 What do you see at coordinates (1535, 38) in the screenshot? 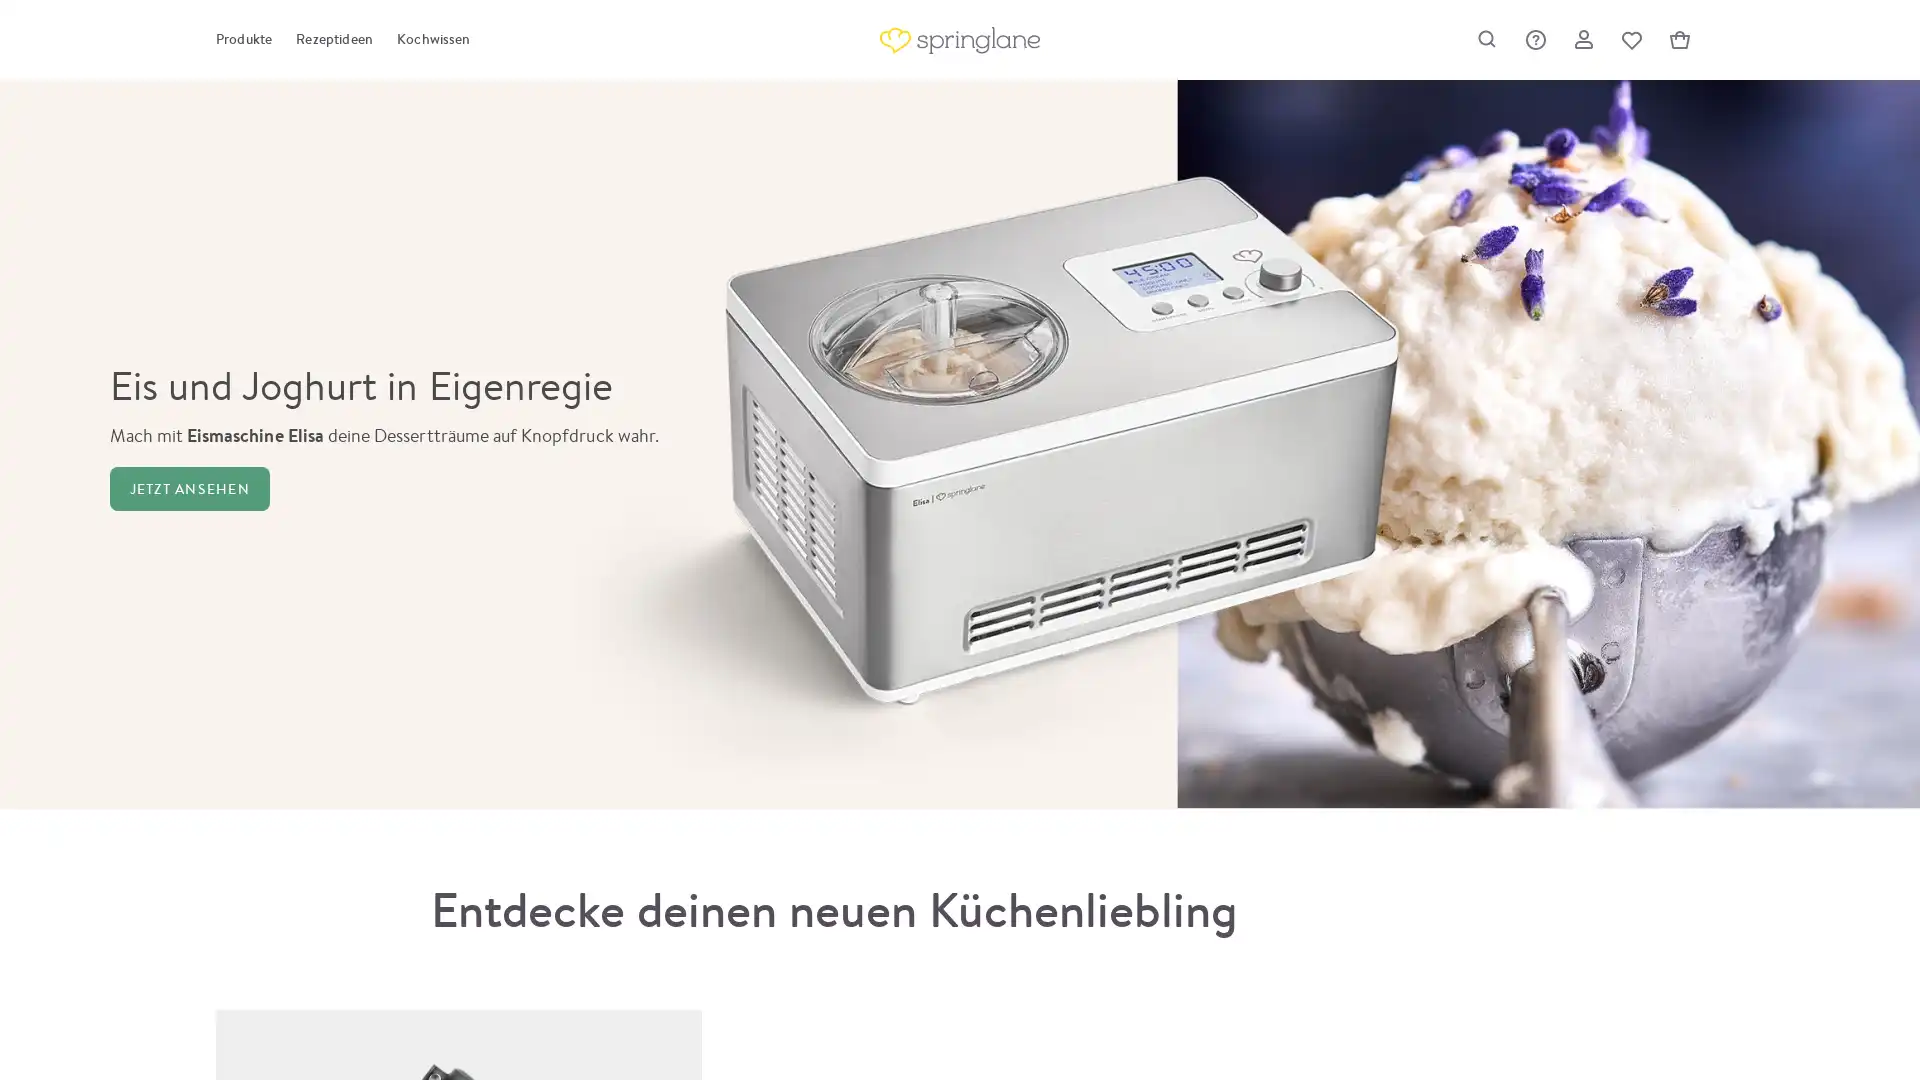
I see `Hilfe & Support` at bounding box center [1535, 38].